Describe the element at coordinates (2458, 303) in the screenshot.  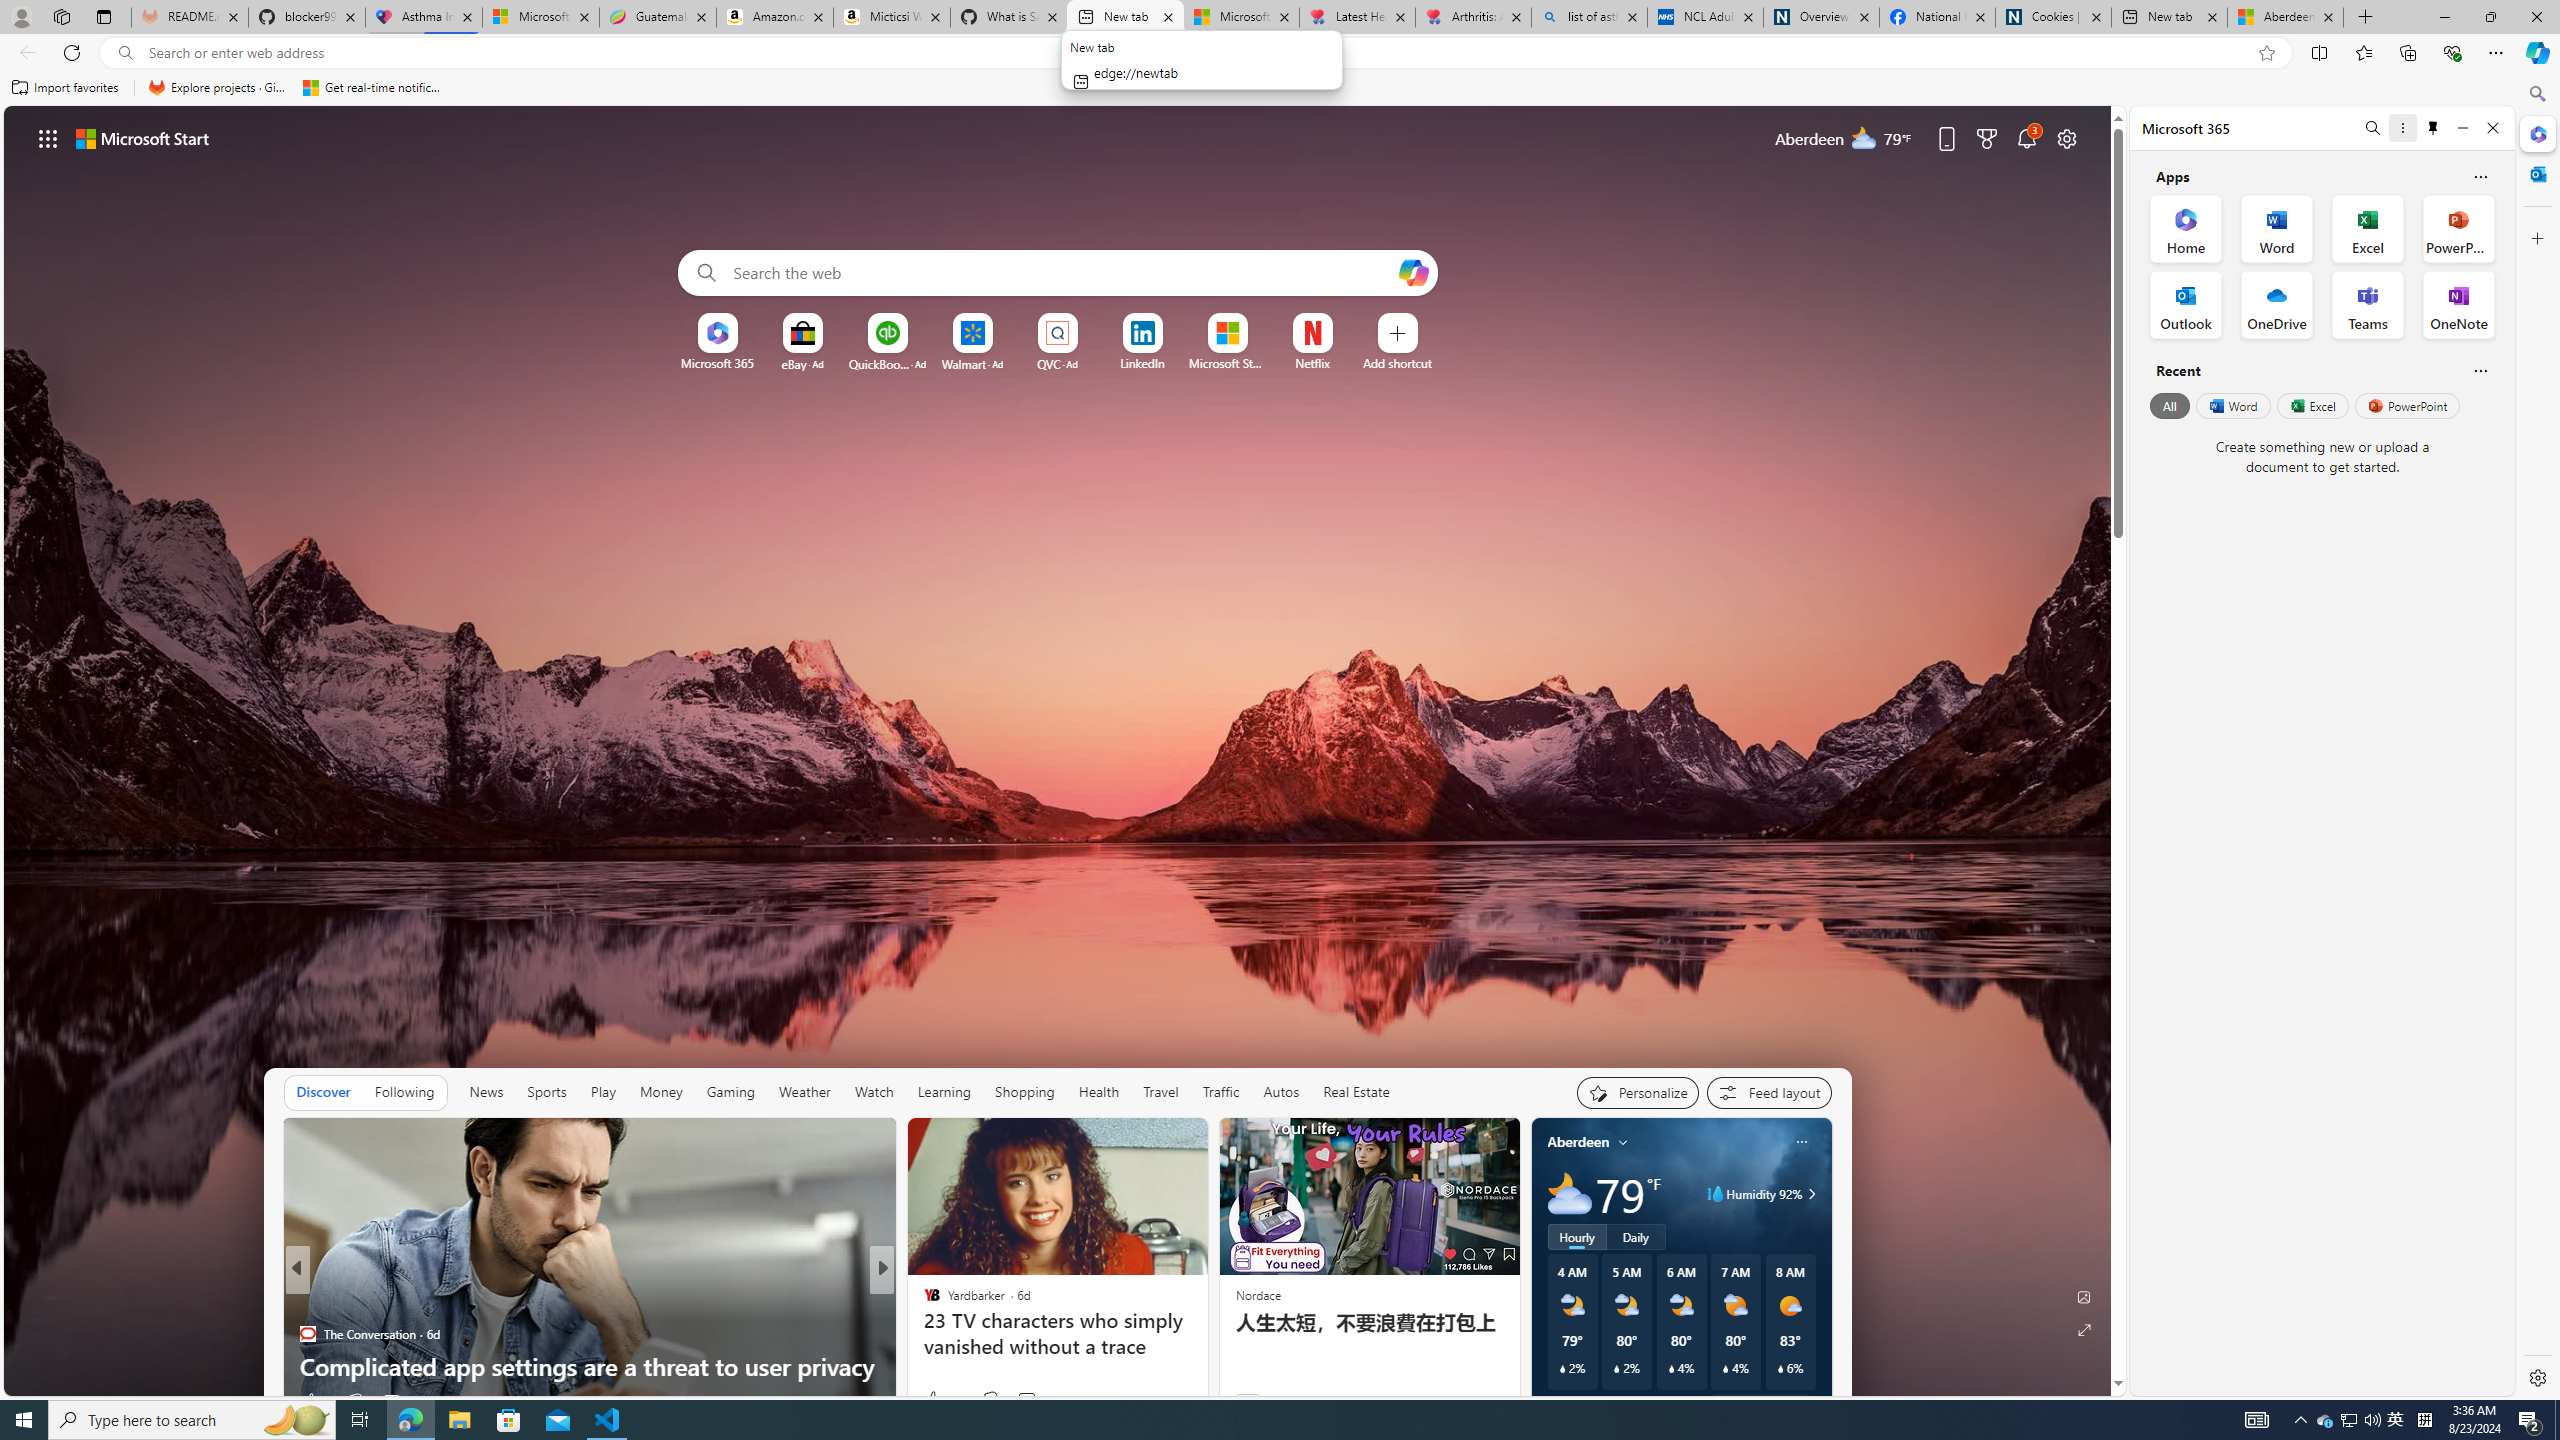
I see `'OneNote Office App'` at that location.